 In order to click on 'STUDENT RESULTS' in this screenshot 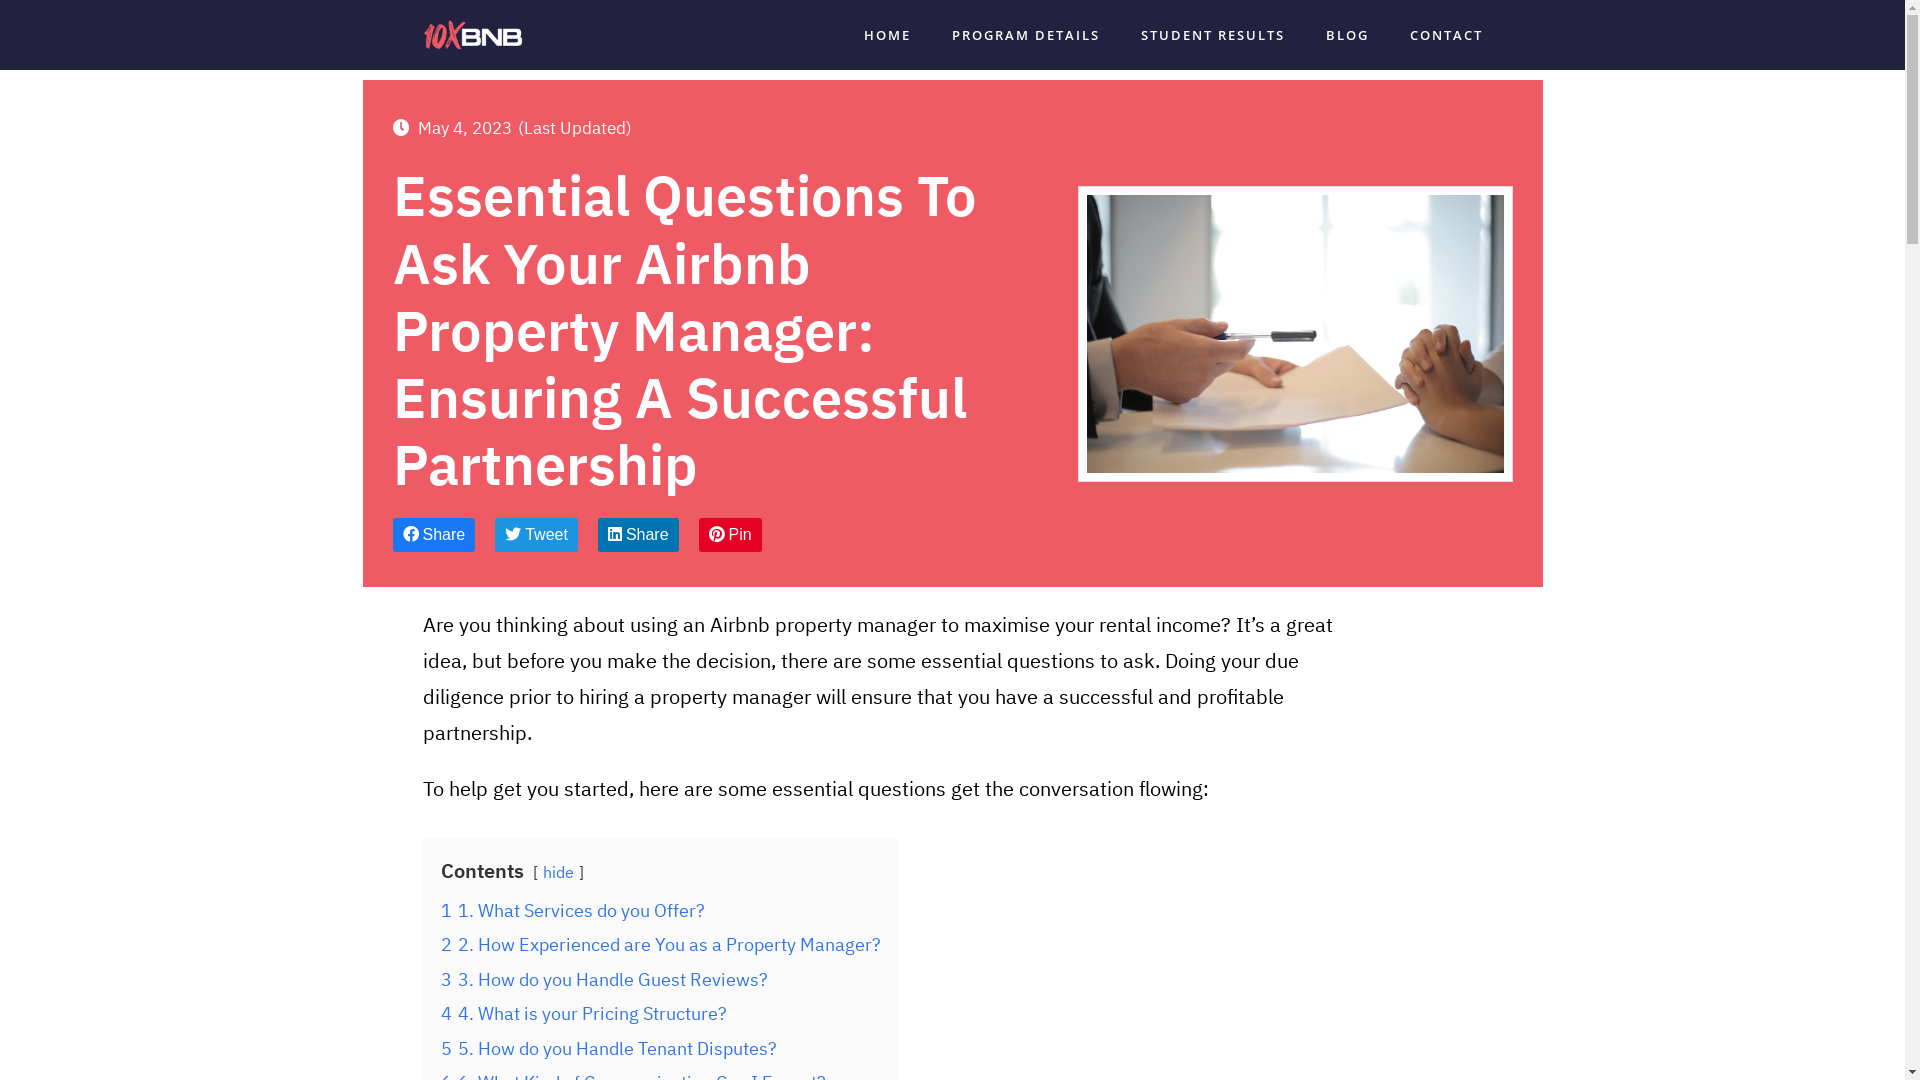, I will do `click(1140, 34)`.